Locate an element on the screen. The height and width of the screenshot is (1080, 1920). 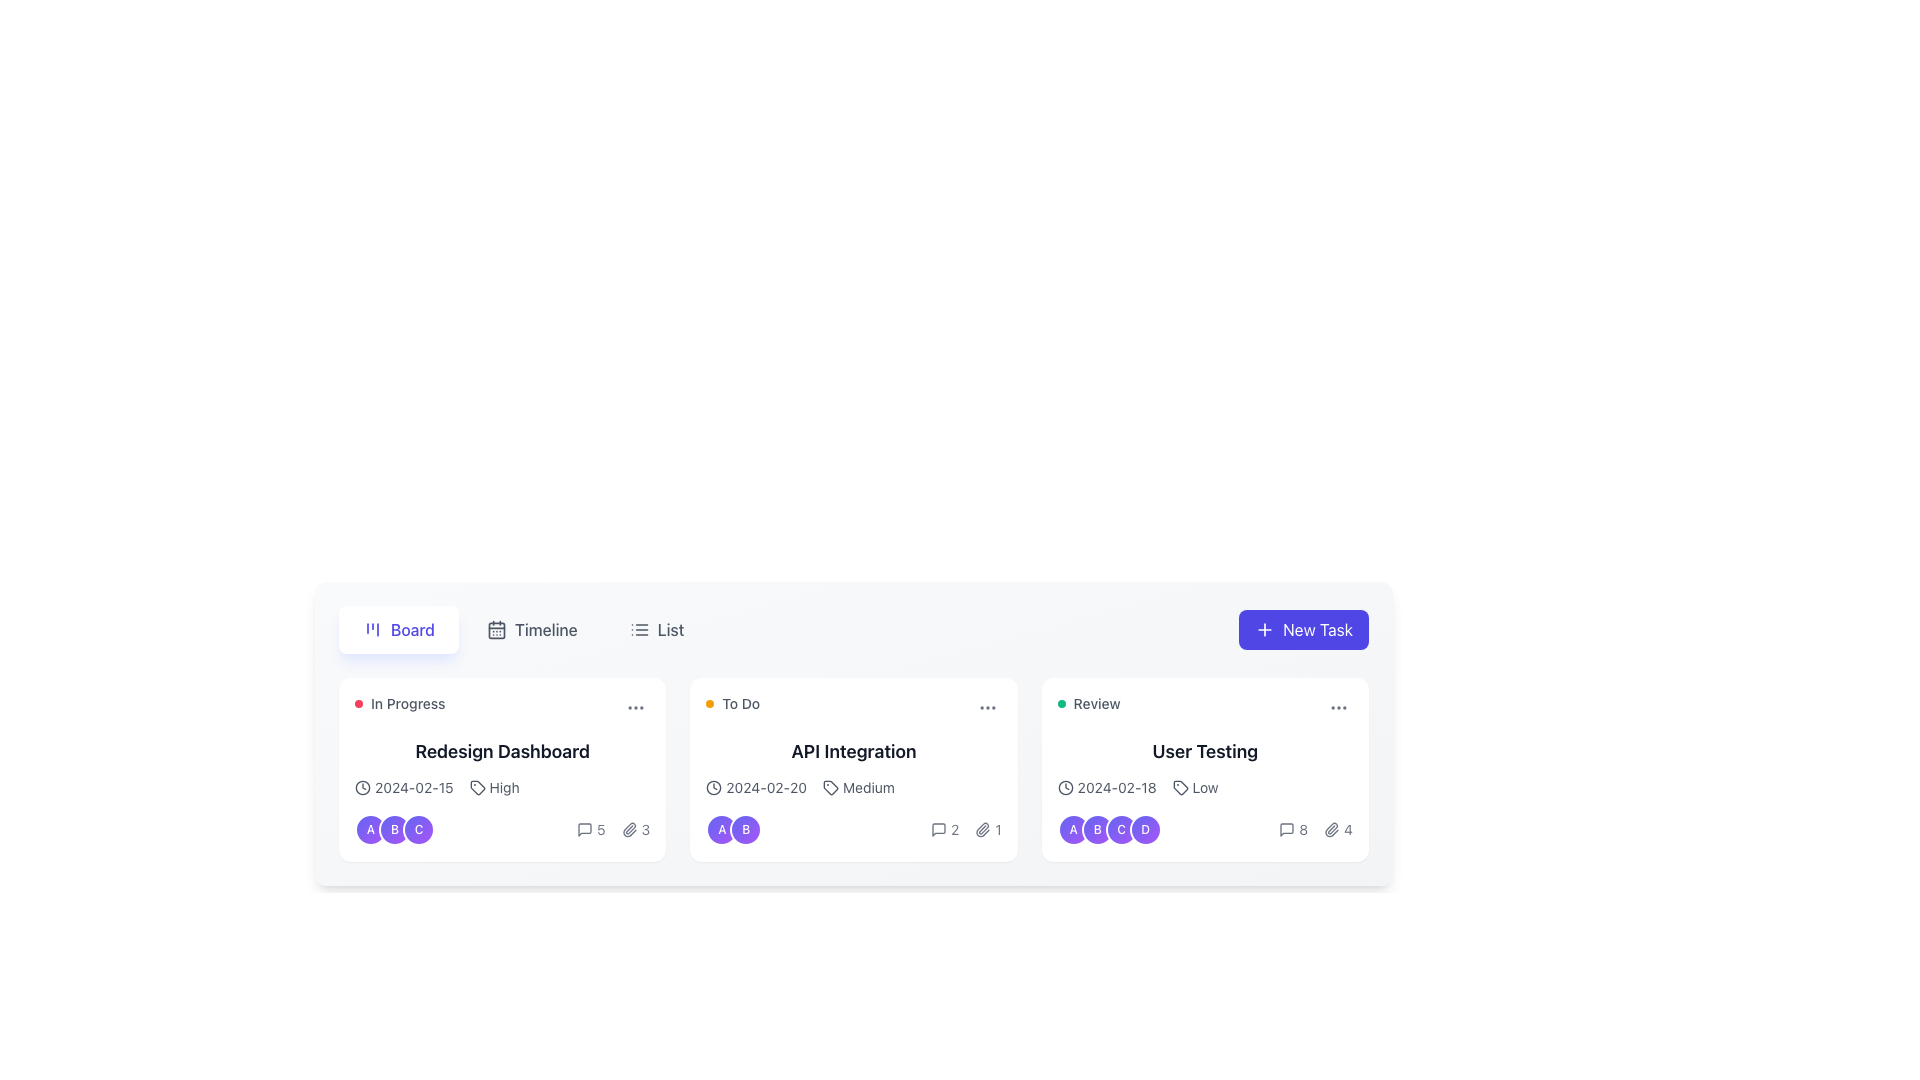
the ellipsis icon consisting of three gray circular dots located in the top-right corner of the 'API Integration' card in the 'To Do' column is located at coordinates (987, 707).